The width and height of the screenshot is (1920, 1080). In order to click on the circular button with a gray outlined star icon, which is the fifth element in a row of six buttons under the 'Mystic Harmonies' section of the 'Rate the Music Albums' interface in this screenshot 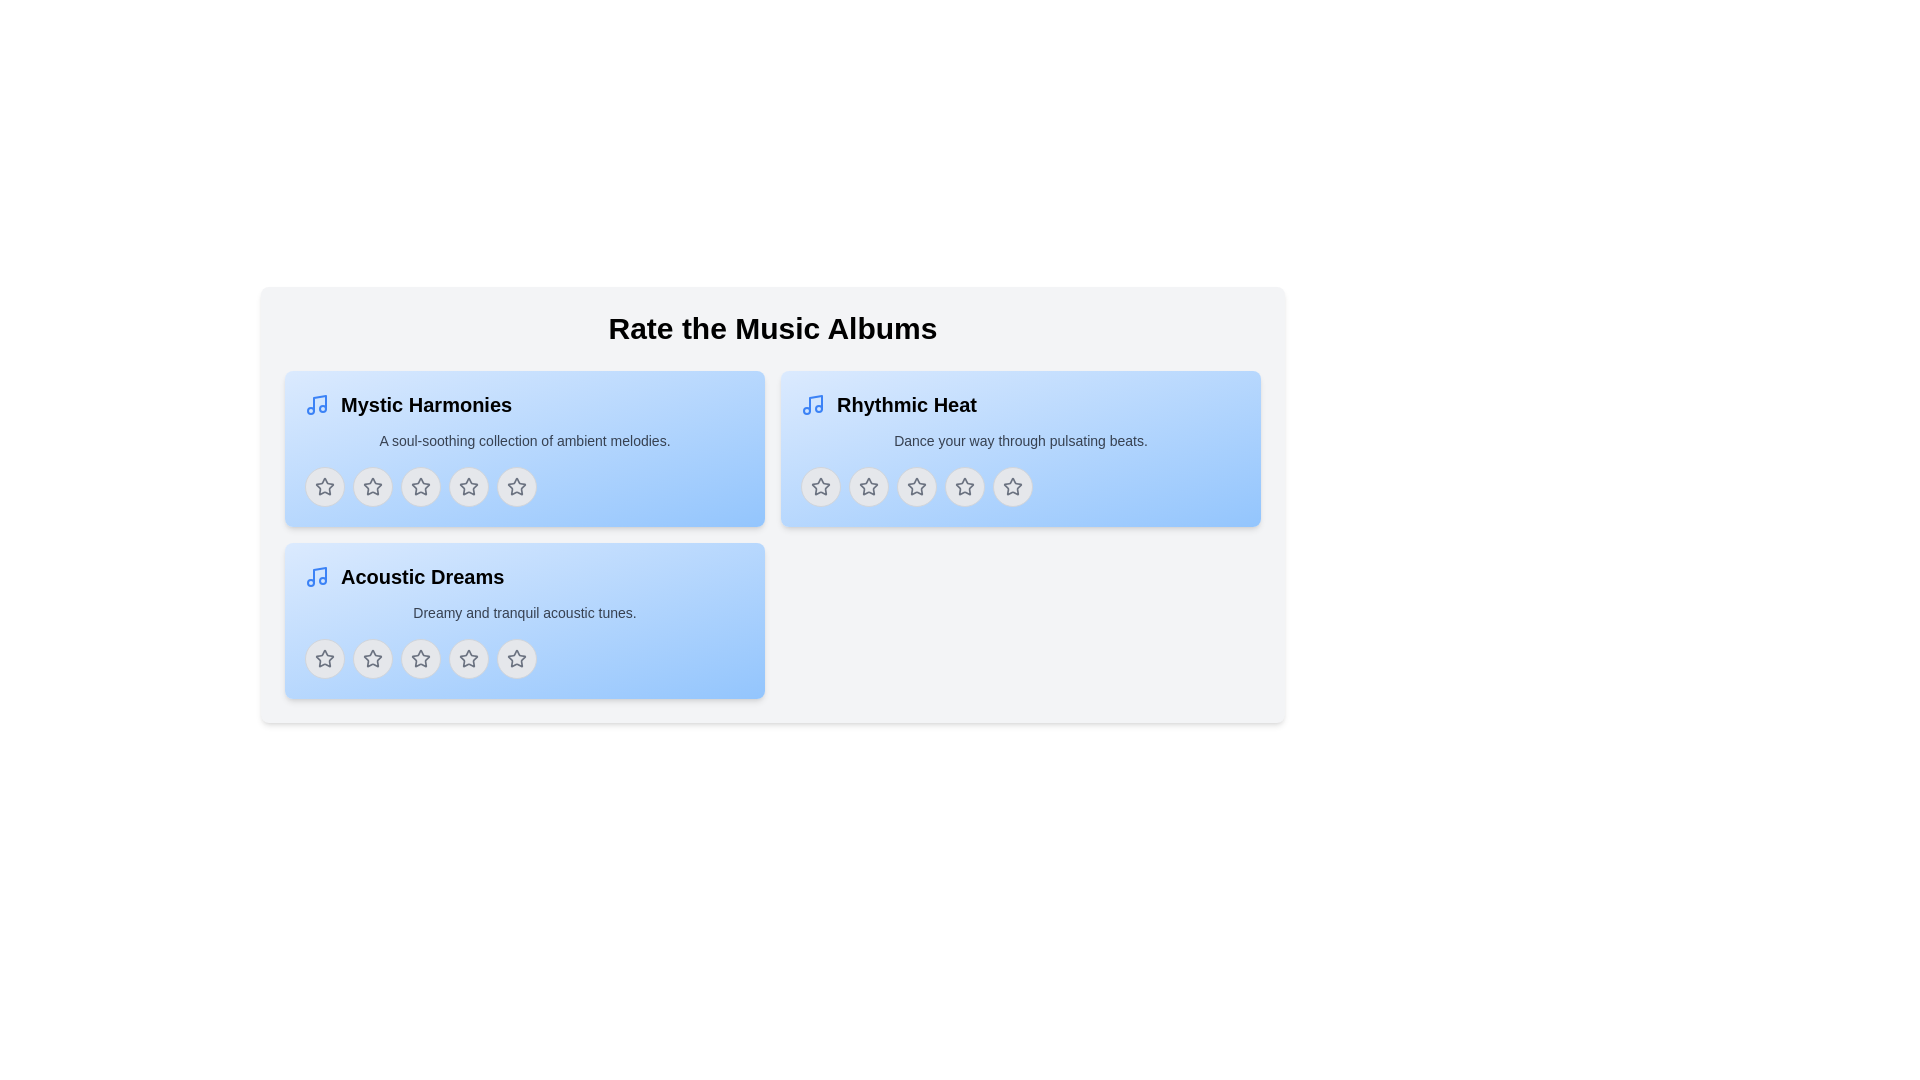, I will do `click(517, 486)`.